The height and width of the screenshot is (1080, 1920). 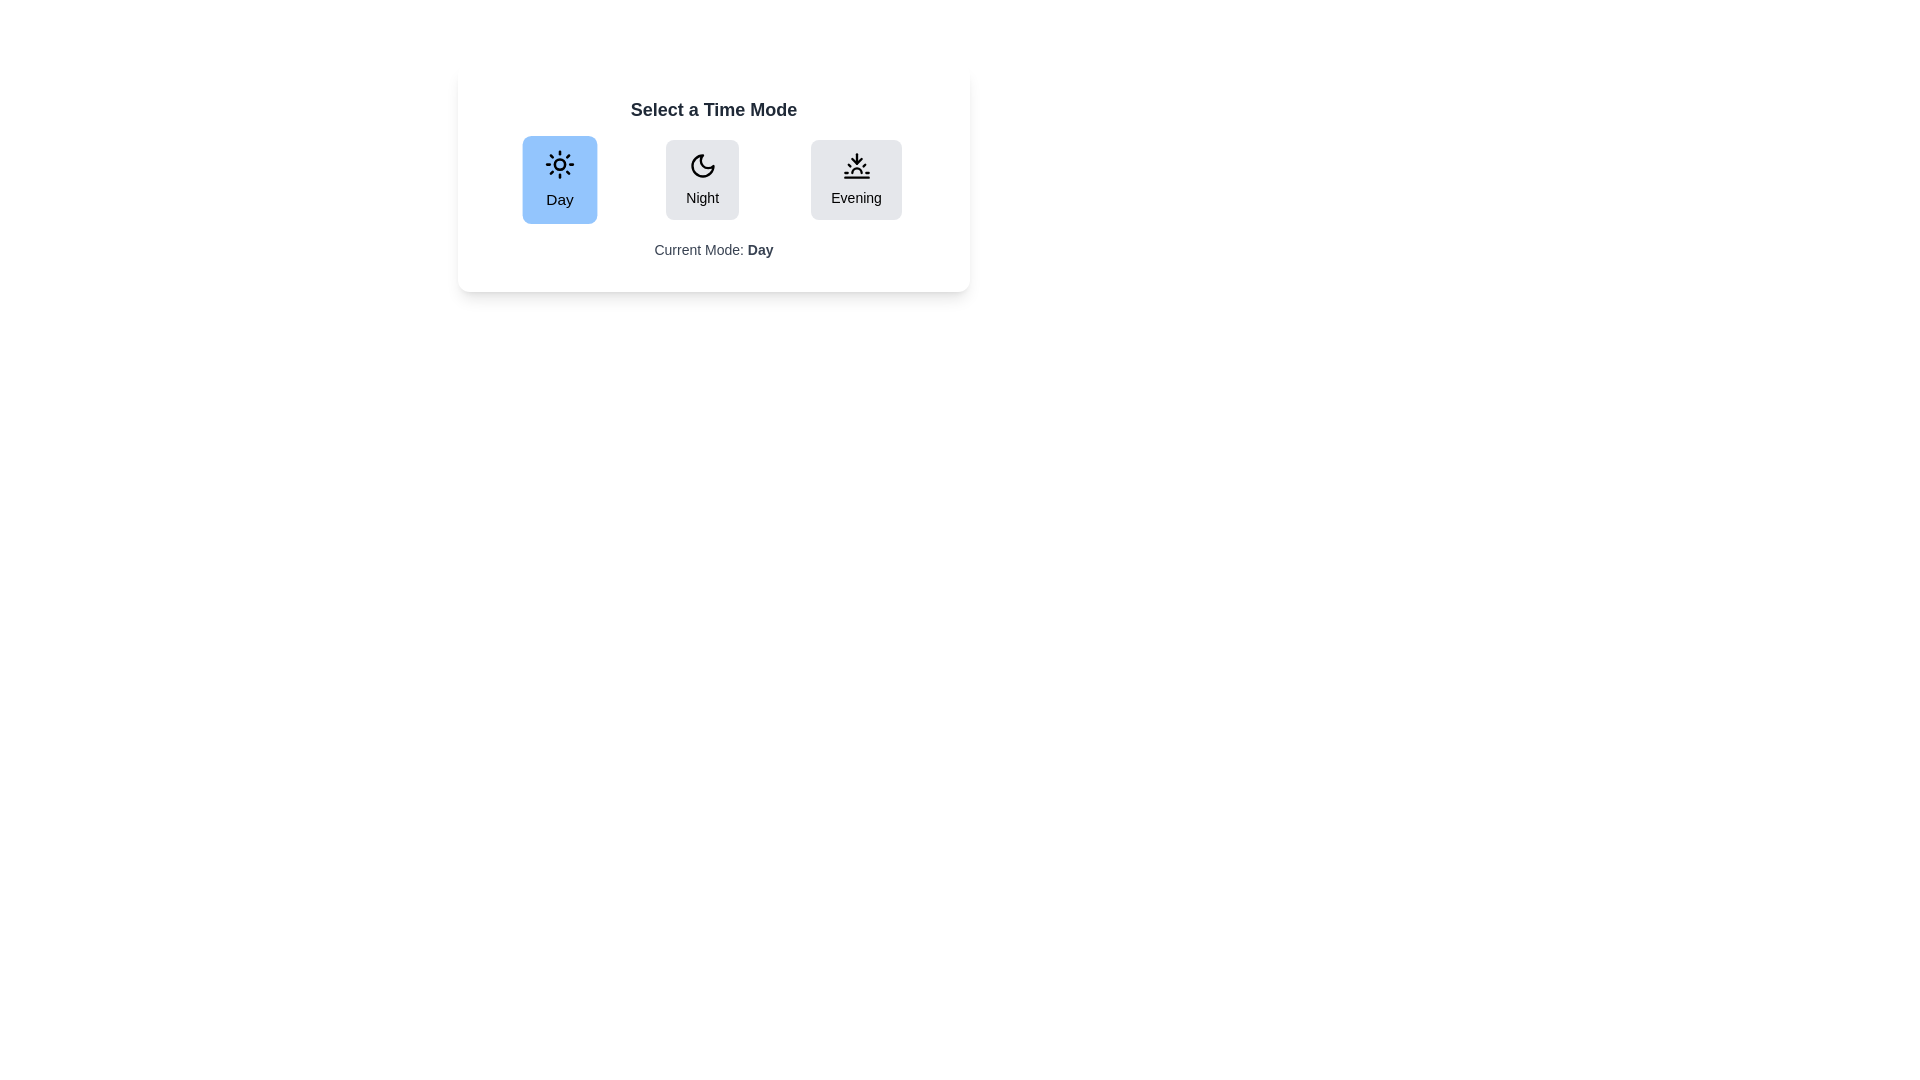 What do you see at coordinates (702, 180) in the screenshot?
I see `the button corresponding to the mode Night` at bounding box center [702, 180].